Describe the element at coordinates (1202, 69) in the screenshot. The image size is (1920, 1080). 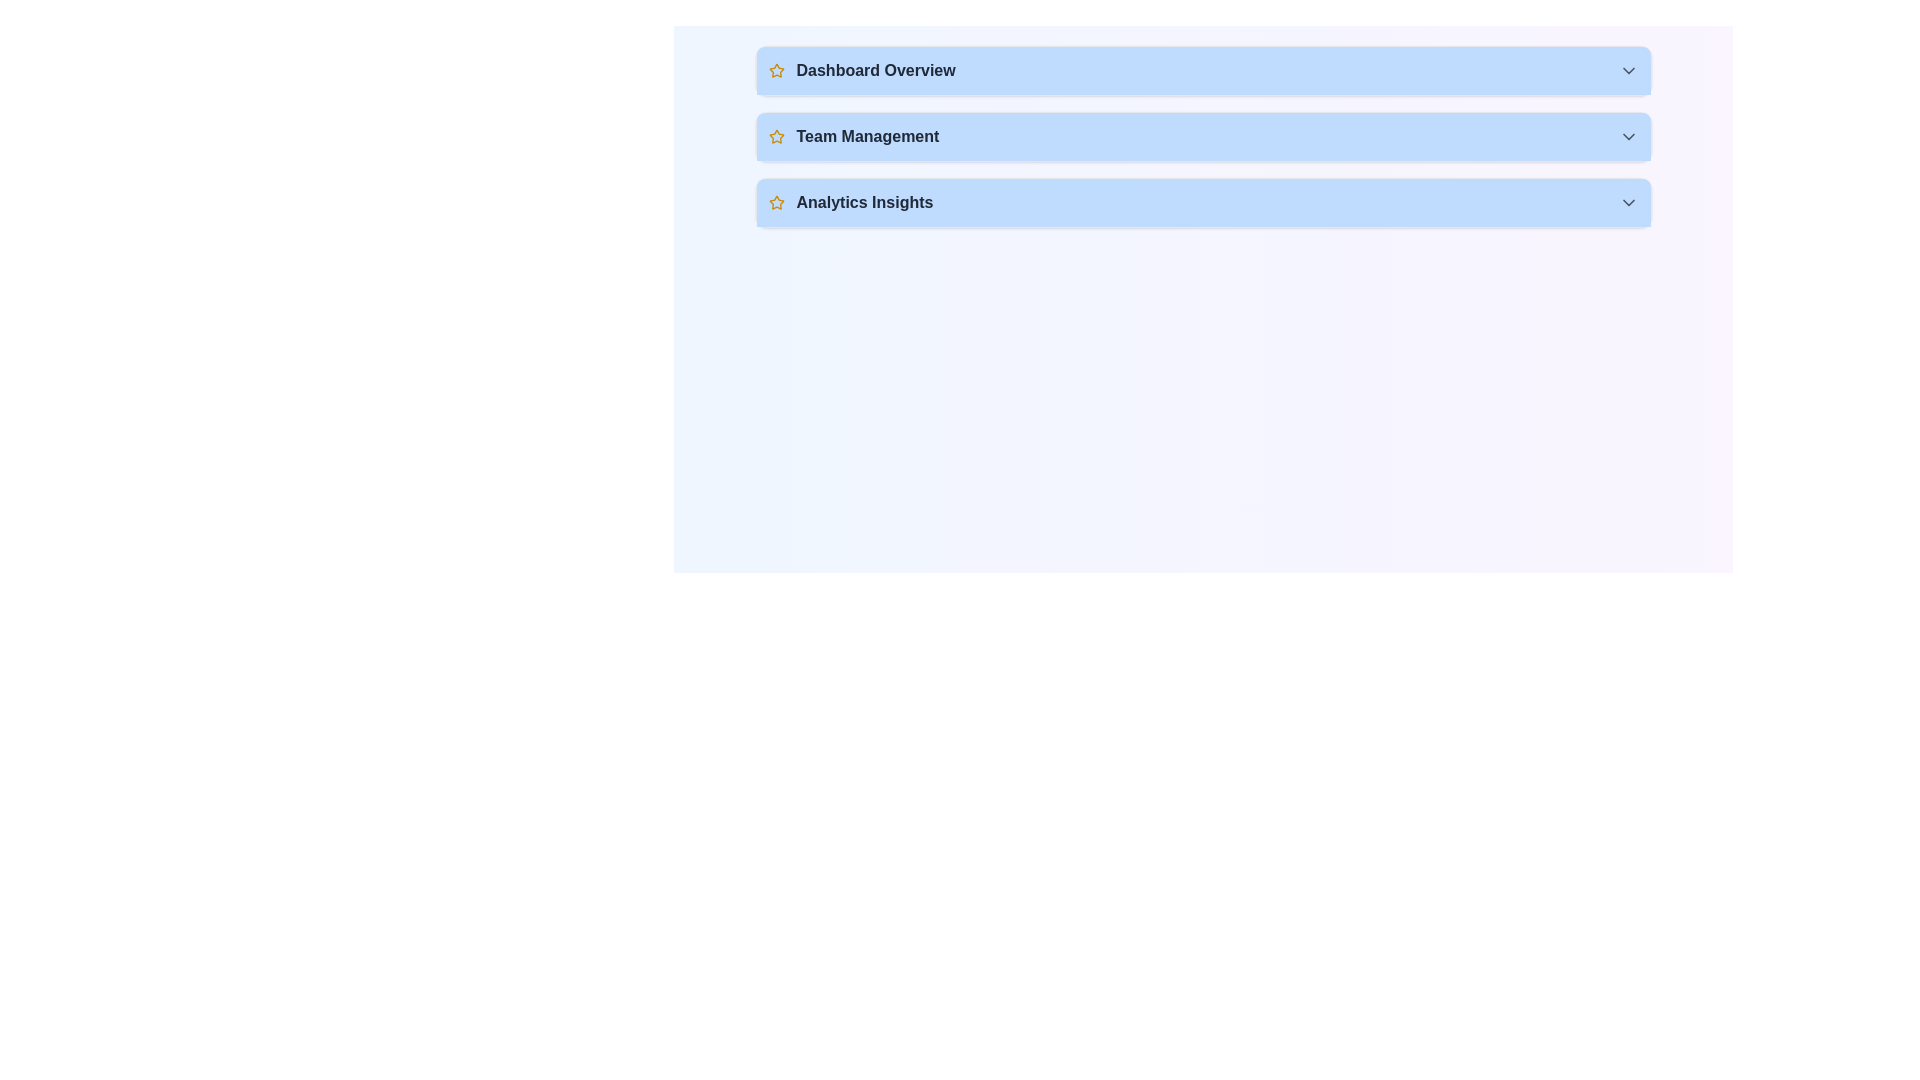
I see `the Navigation Tab located at the top of the tab bar, which leads to the dashboard overview section` at that location.